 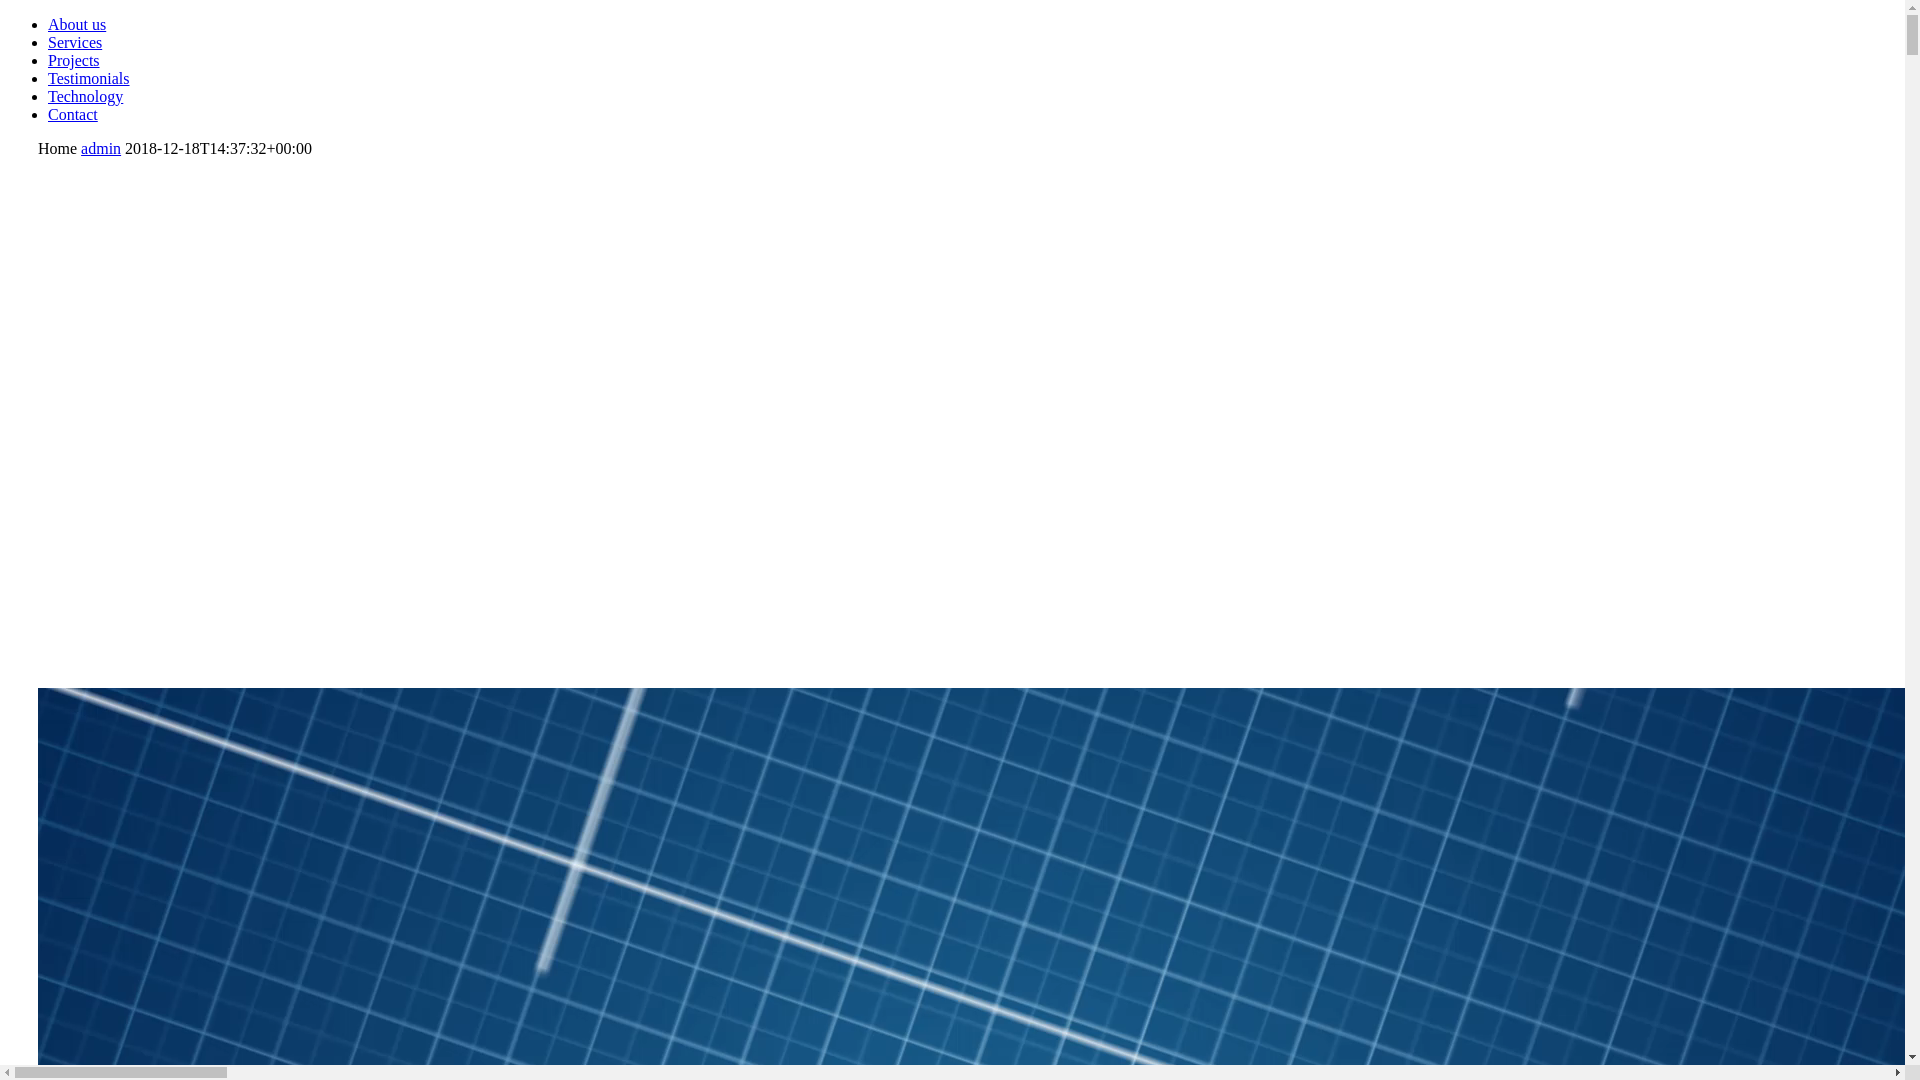 What do you see at coordinates (48, 114) in the screenshot?
I see `'Contact'` at bounding box center [48, 114].